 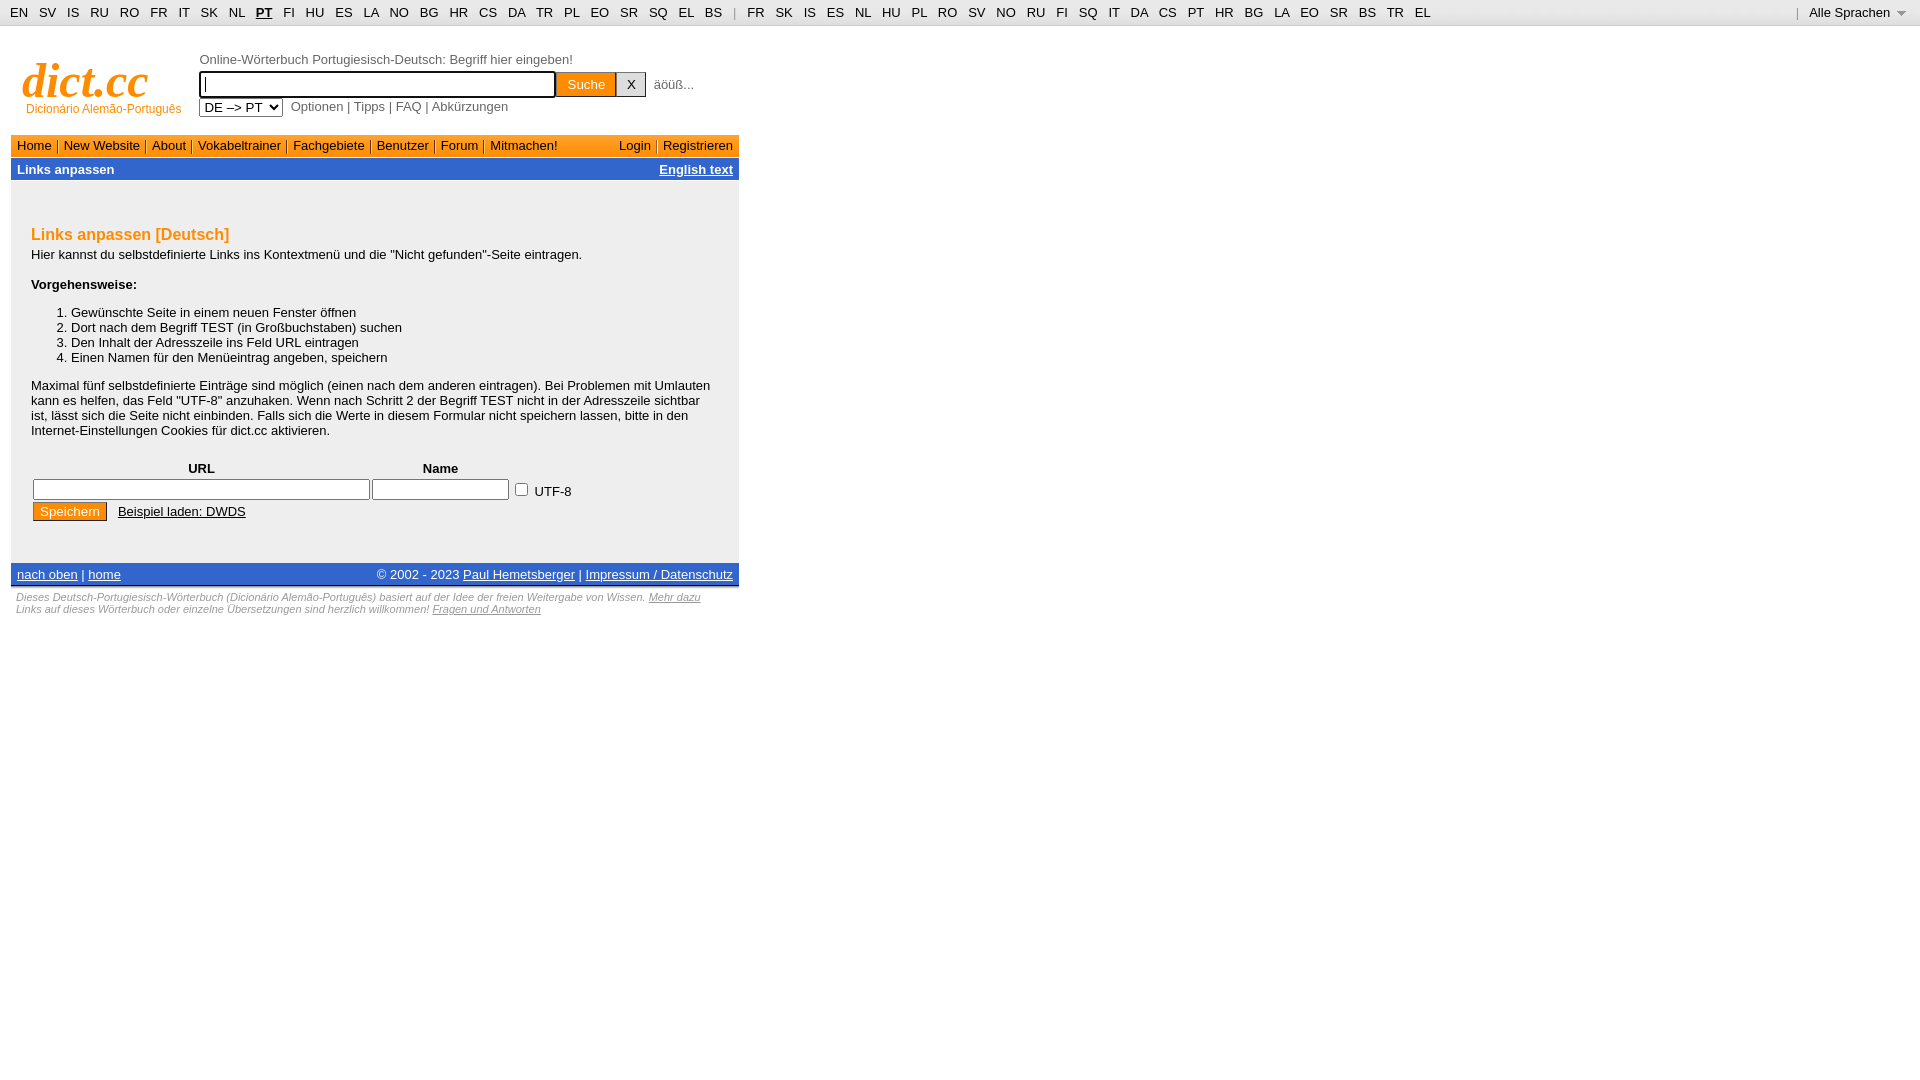 What do you see at coordinates (746, 12) in the screenshot?
I see `'FR'` at bounding box center [746, 12].